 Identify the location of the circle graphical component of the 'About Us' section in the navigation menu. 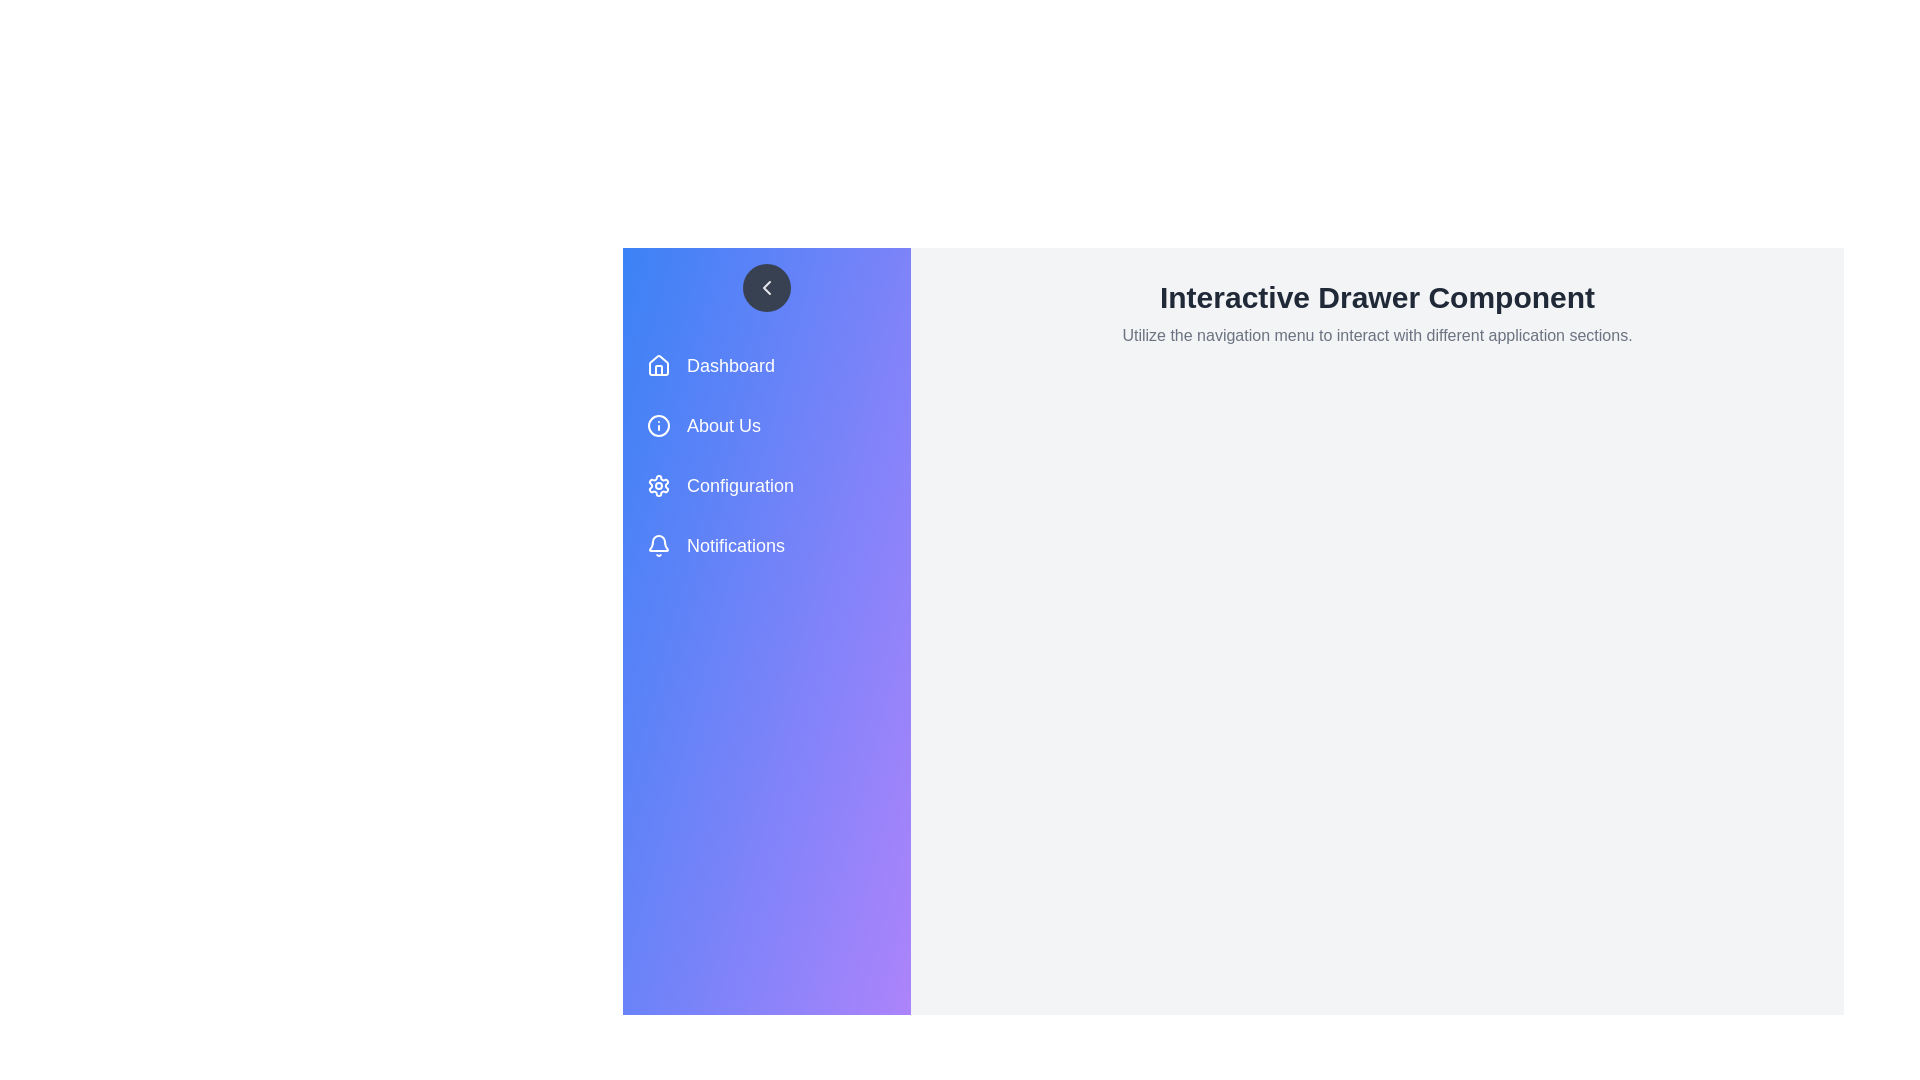
(658, 424).